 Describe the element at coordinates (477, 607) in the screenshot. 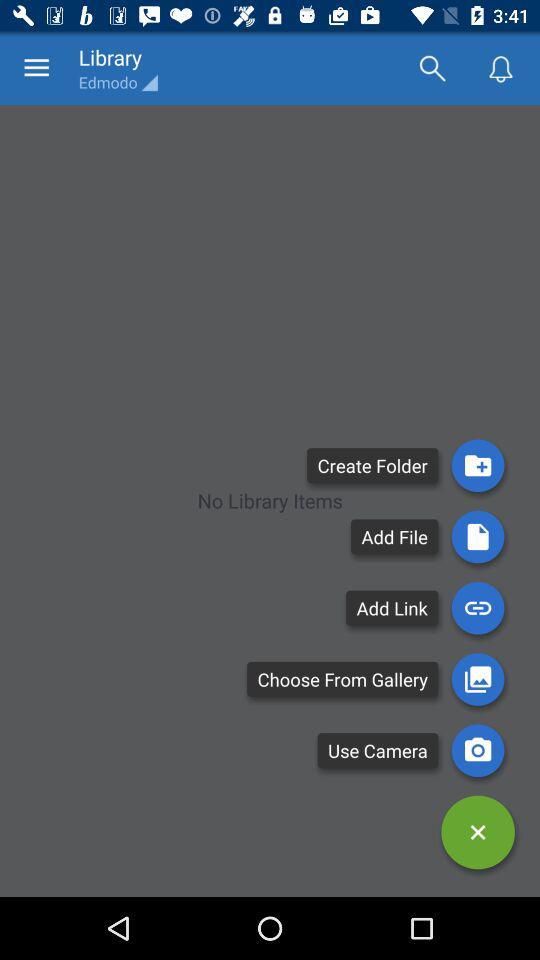

I see `attach link` at that location.